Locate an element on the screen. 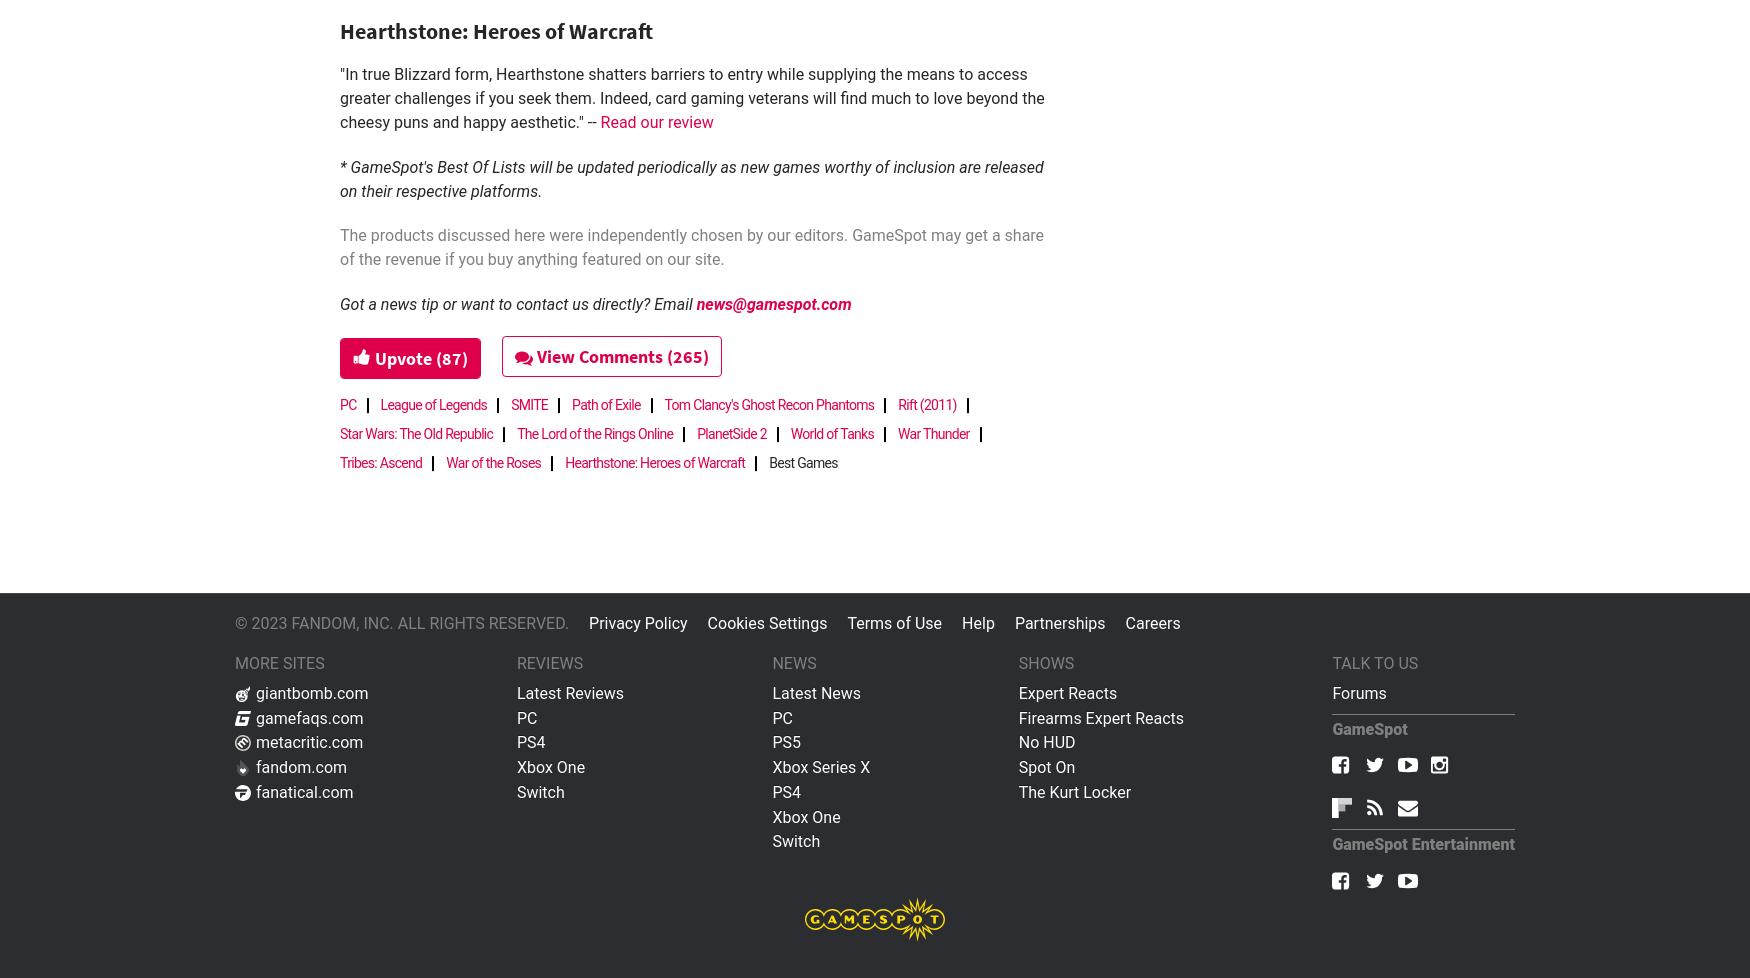  'GameSpot' is located at coordinates (1369, 728).